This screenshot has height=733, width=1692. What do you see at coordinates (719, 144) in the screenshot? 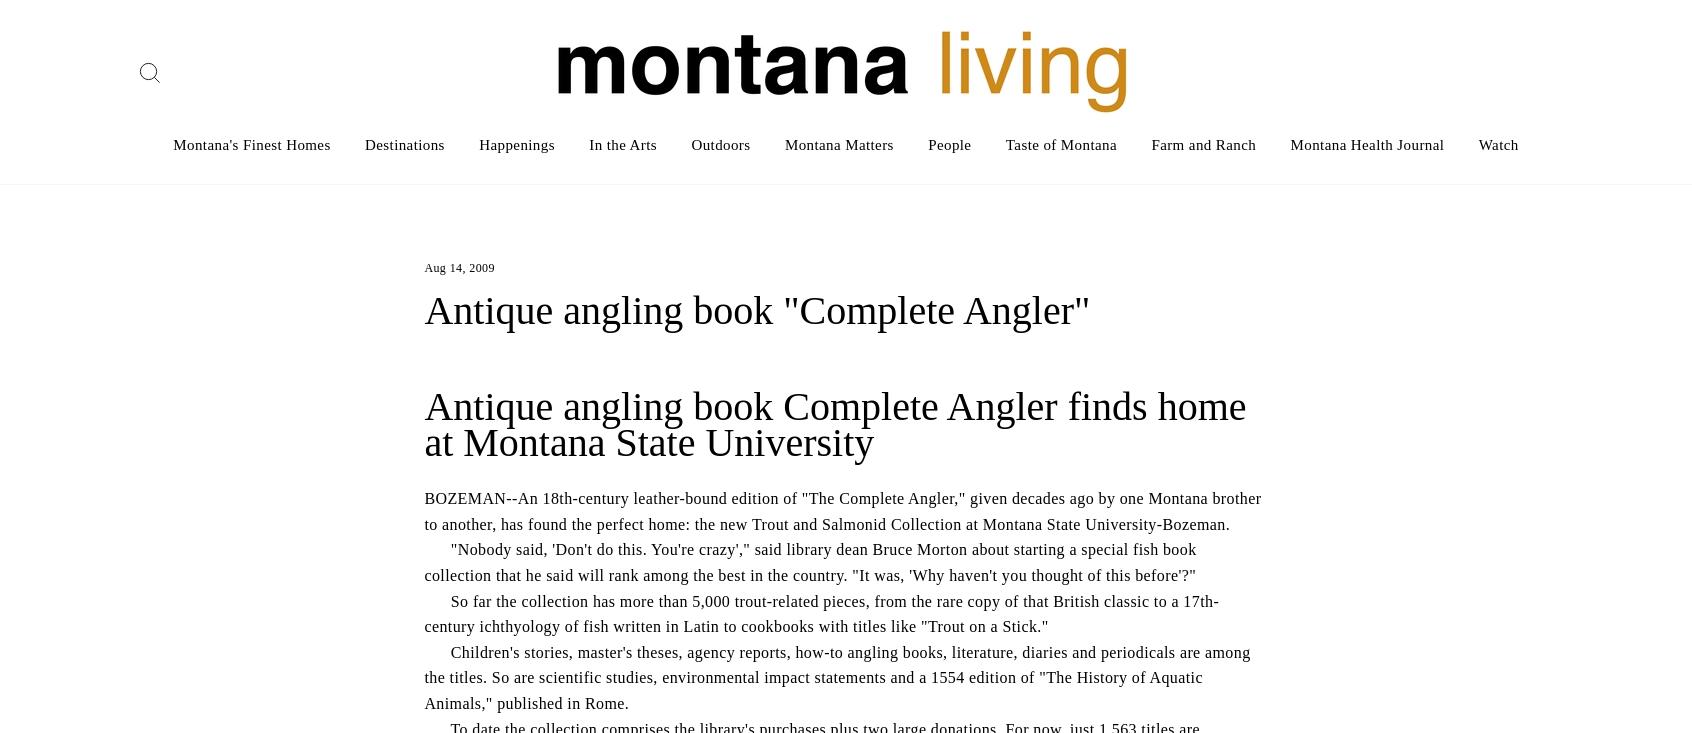
I see `'Outdoors'` at bounding box center [719, 144].